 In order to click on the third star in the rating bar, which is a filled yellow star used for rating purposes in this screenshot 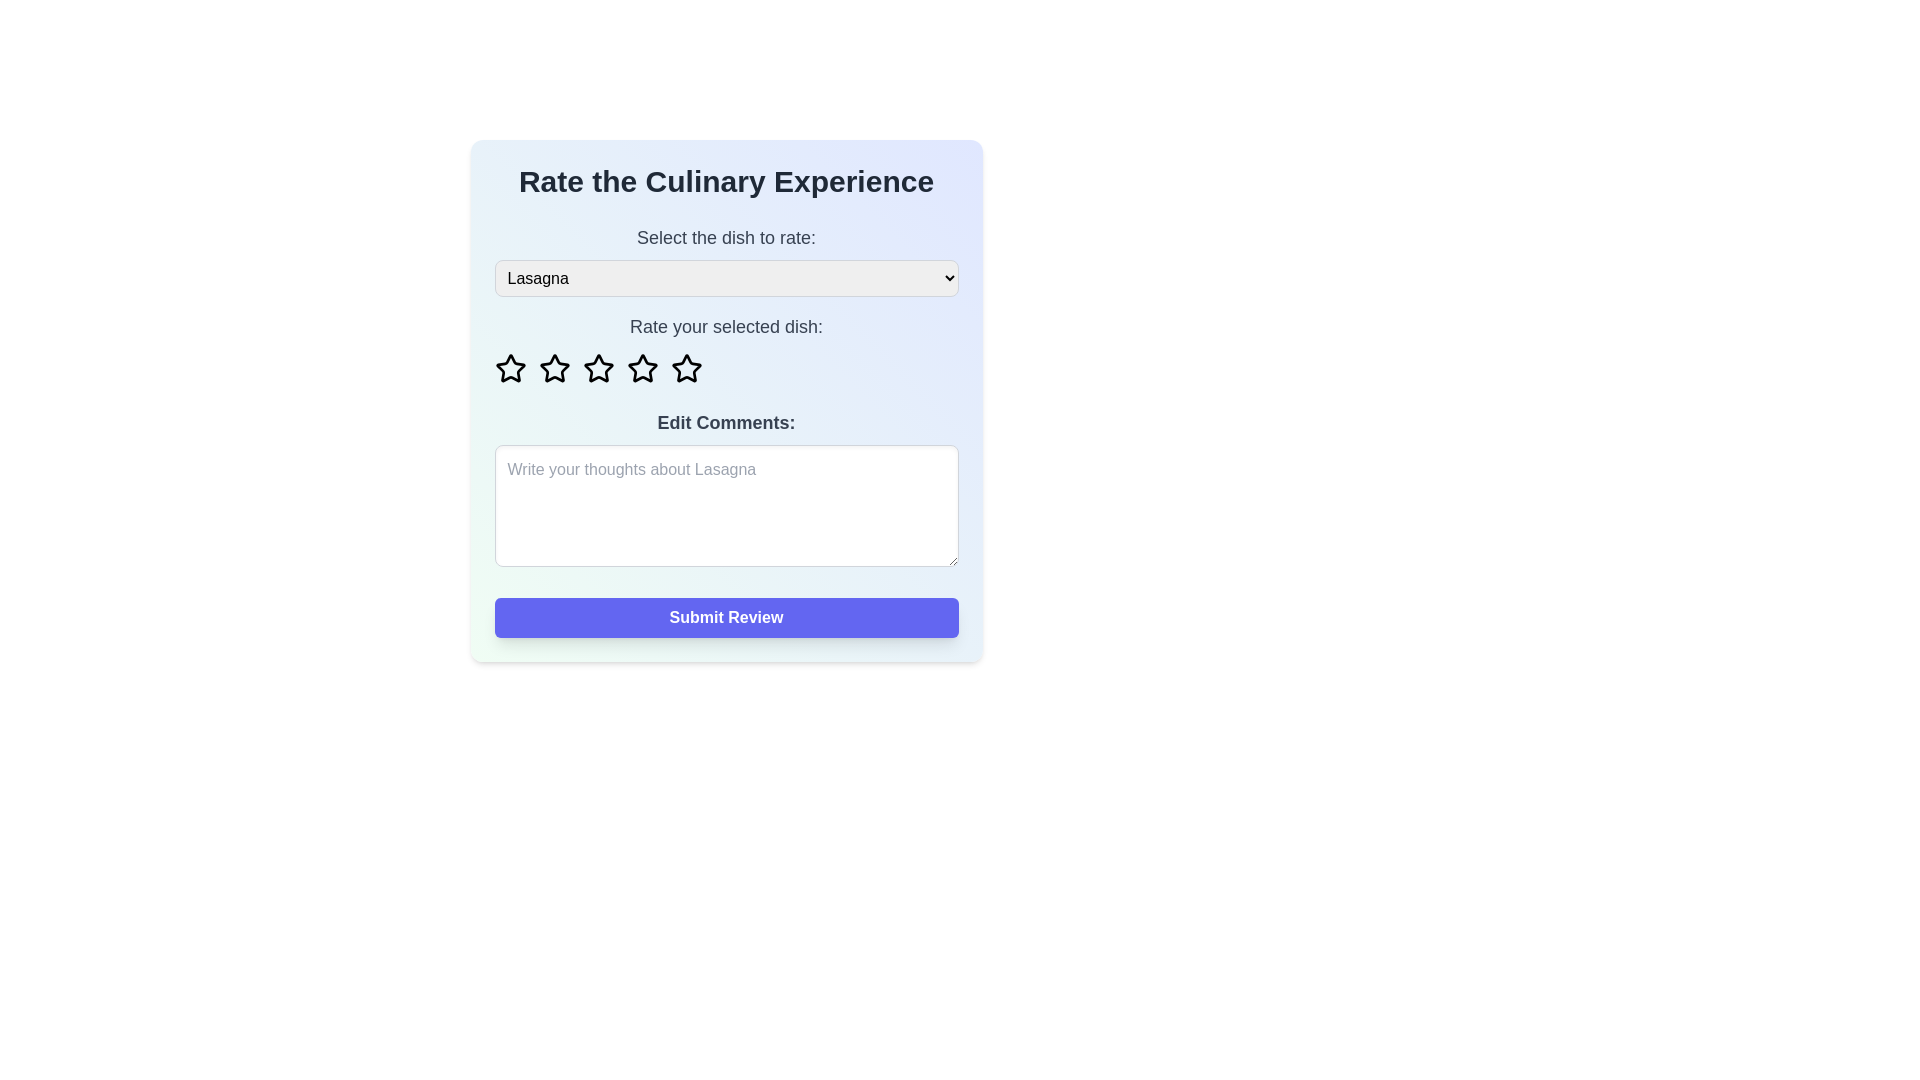, I will do `click(597, 368)`.